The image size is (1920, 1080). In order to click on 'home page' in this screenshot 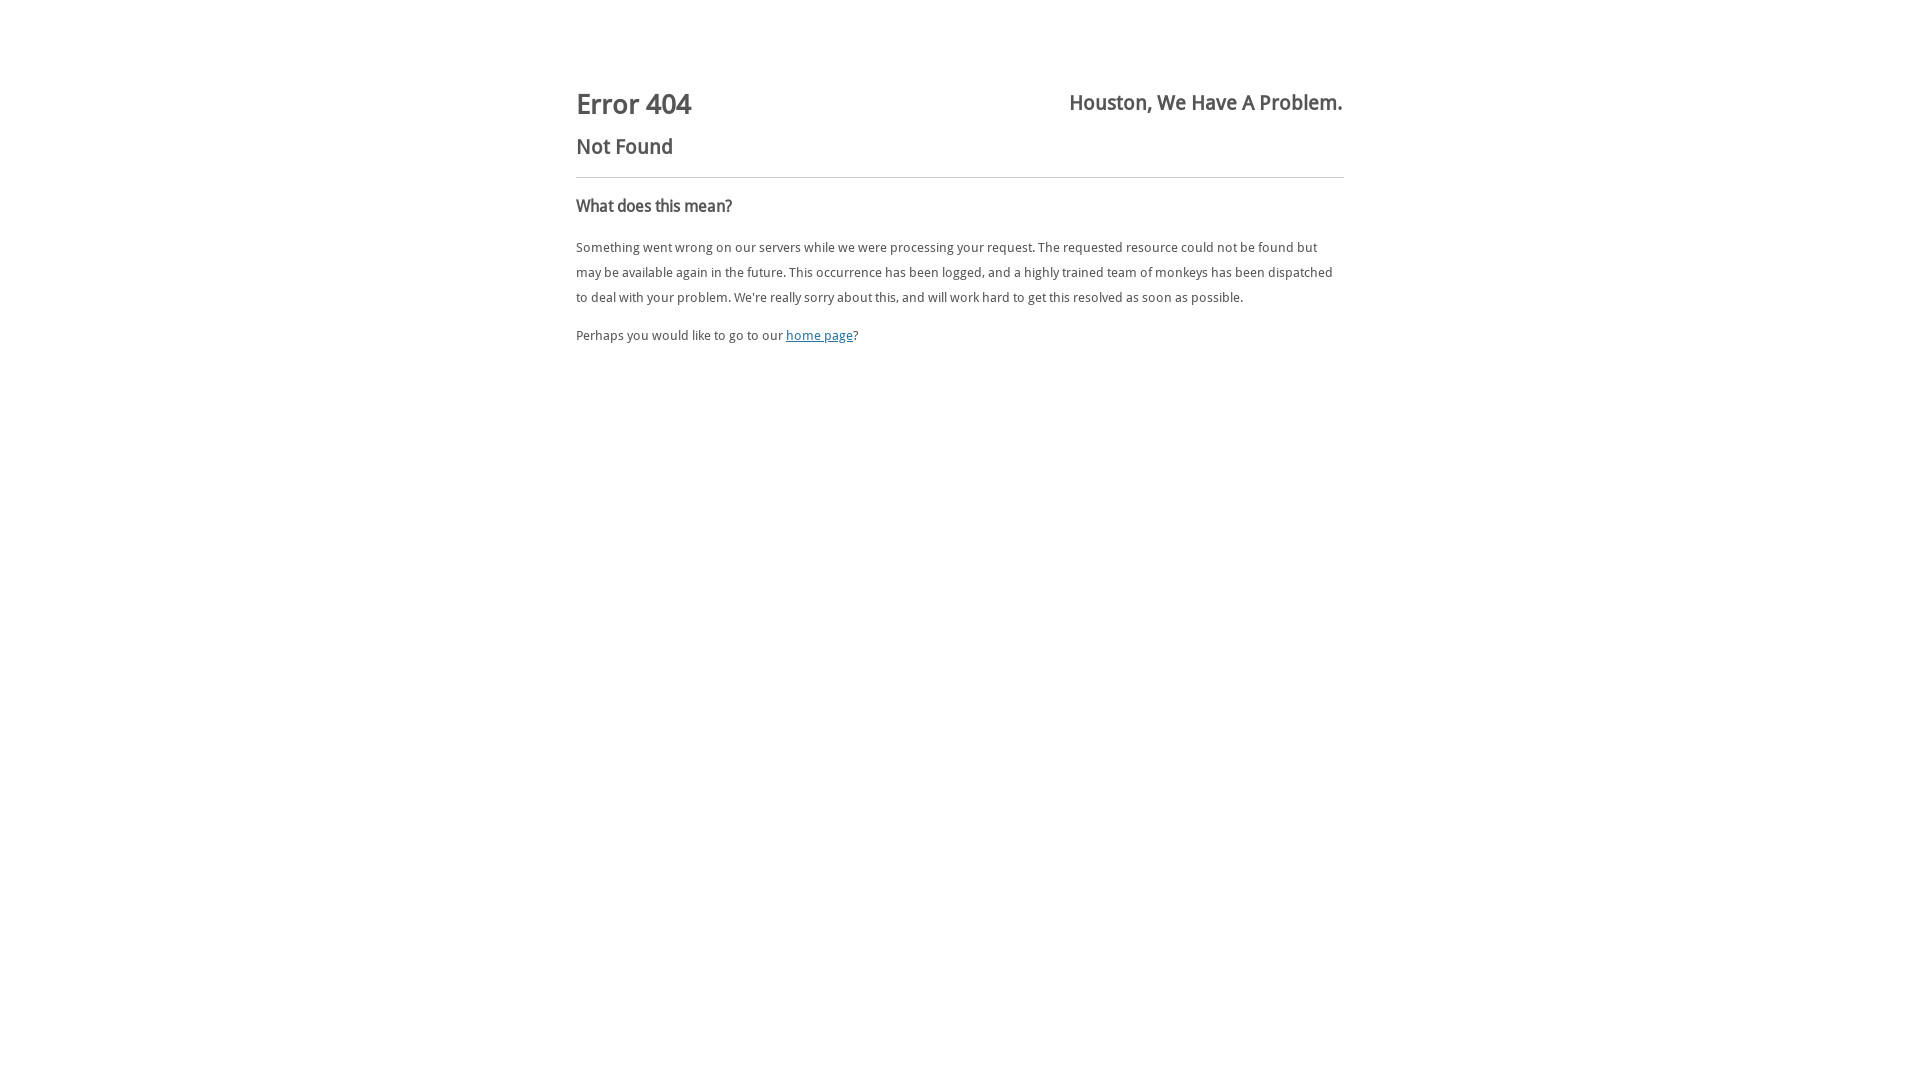, I will do `click(819, 334)`.